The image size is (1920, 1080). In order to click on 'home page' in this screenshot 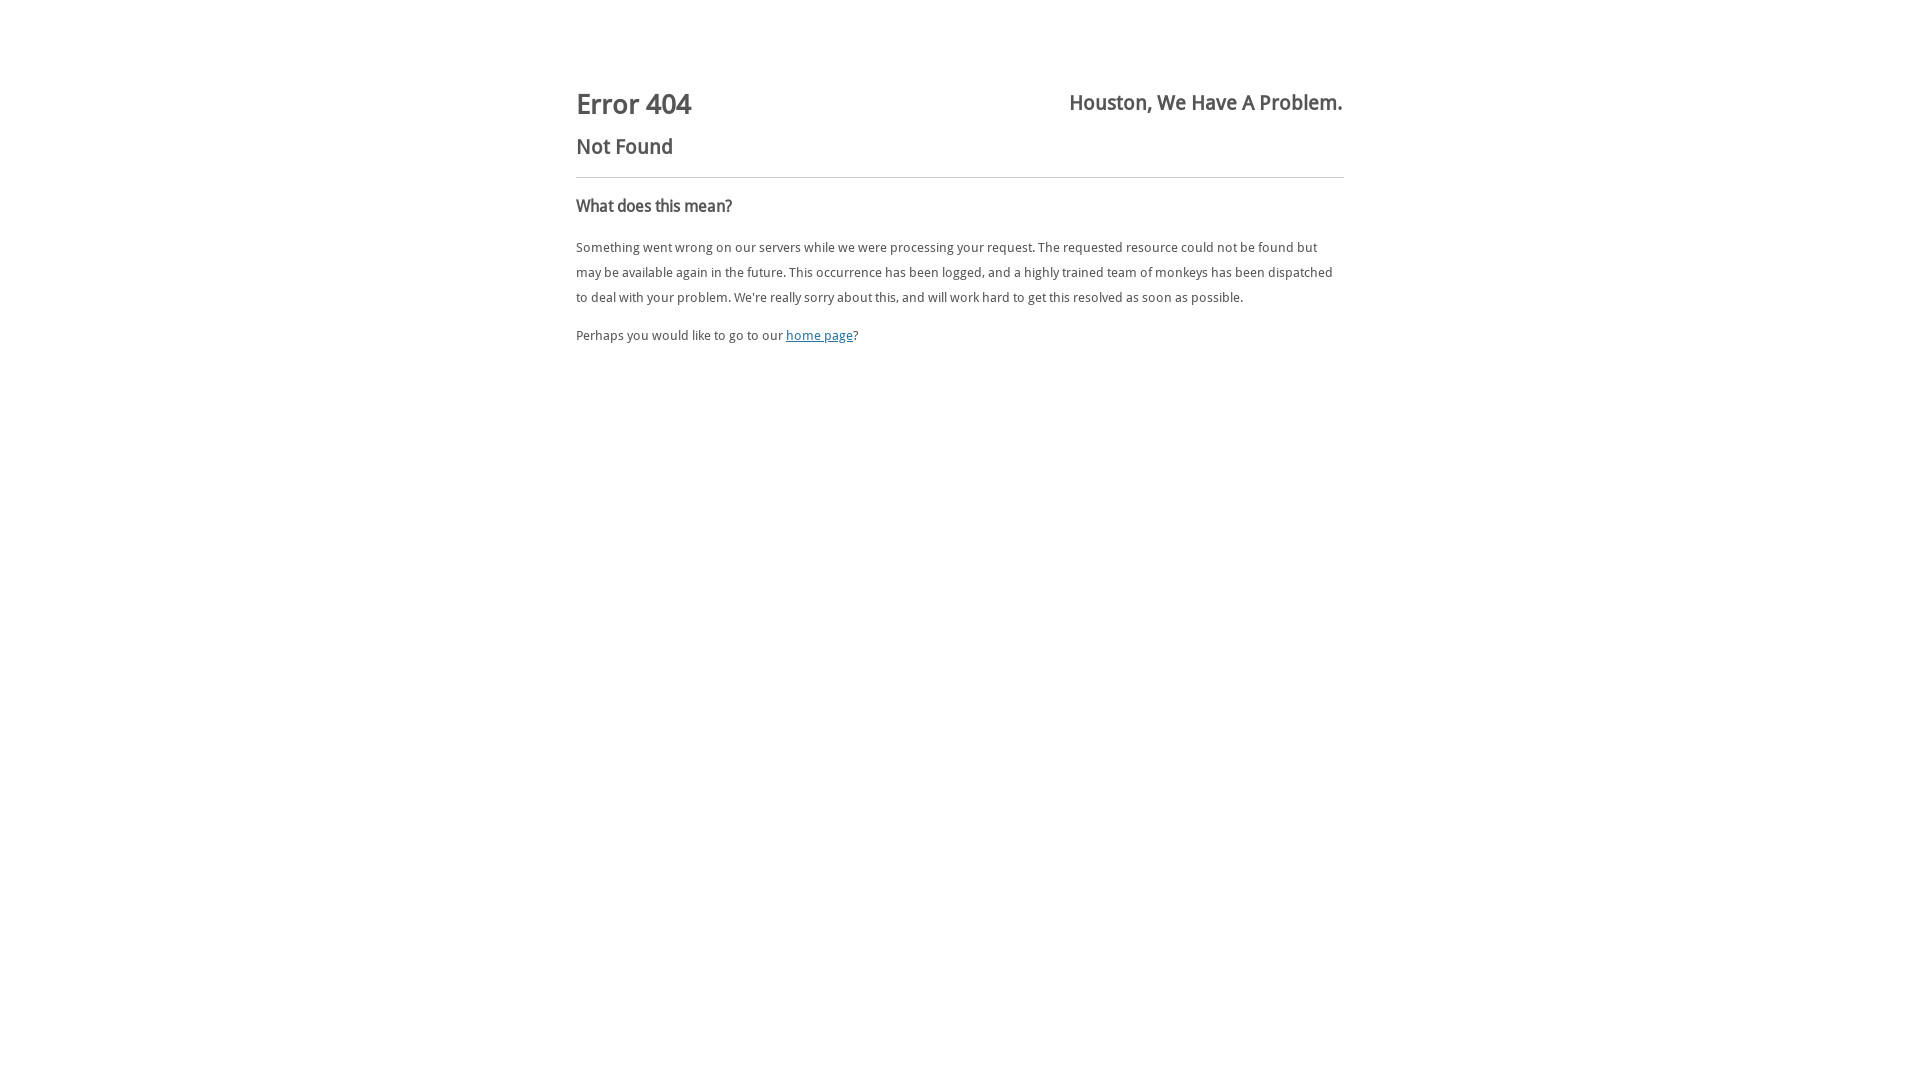, I will do `click(819, 334)`.